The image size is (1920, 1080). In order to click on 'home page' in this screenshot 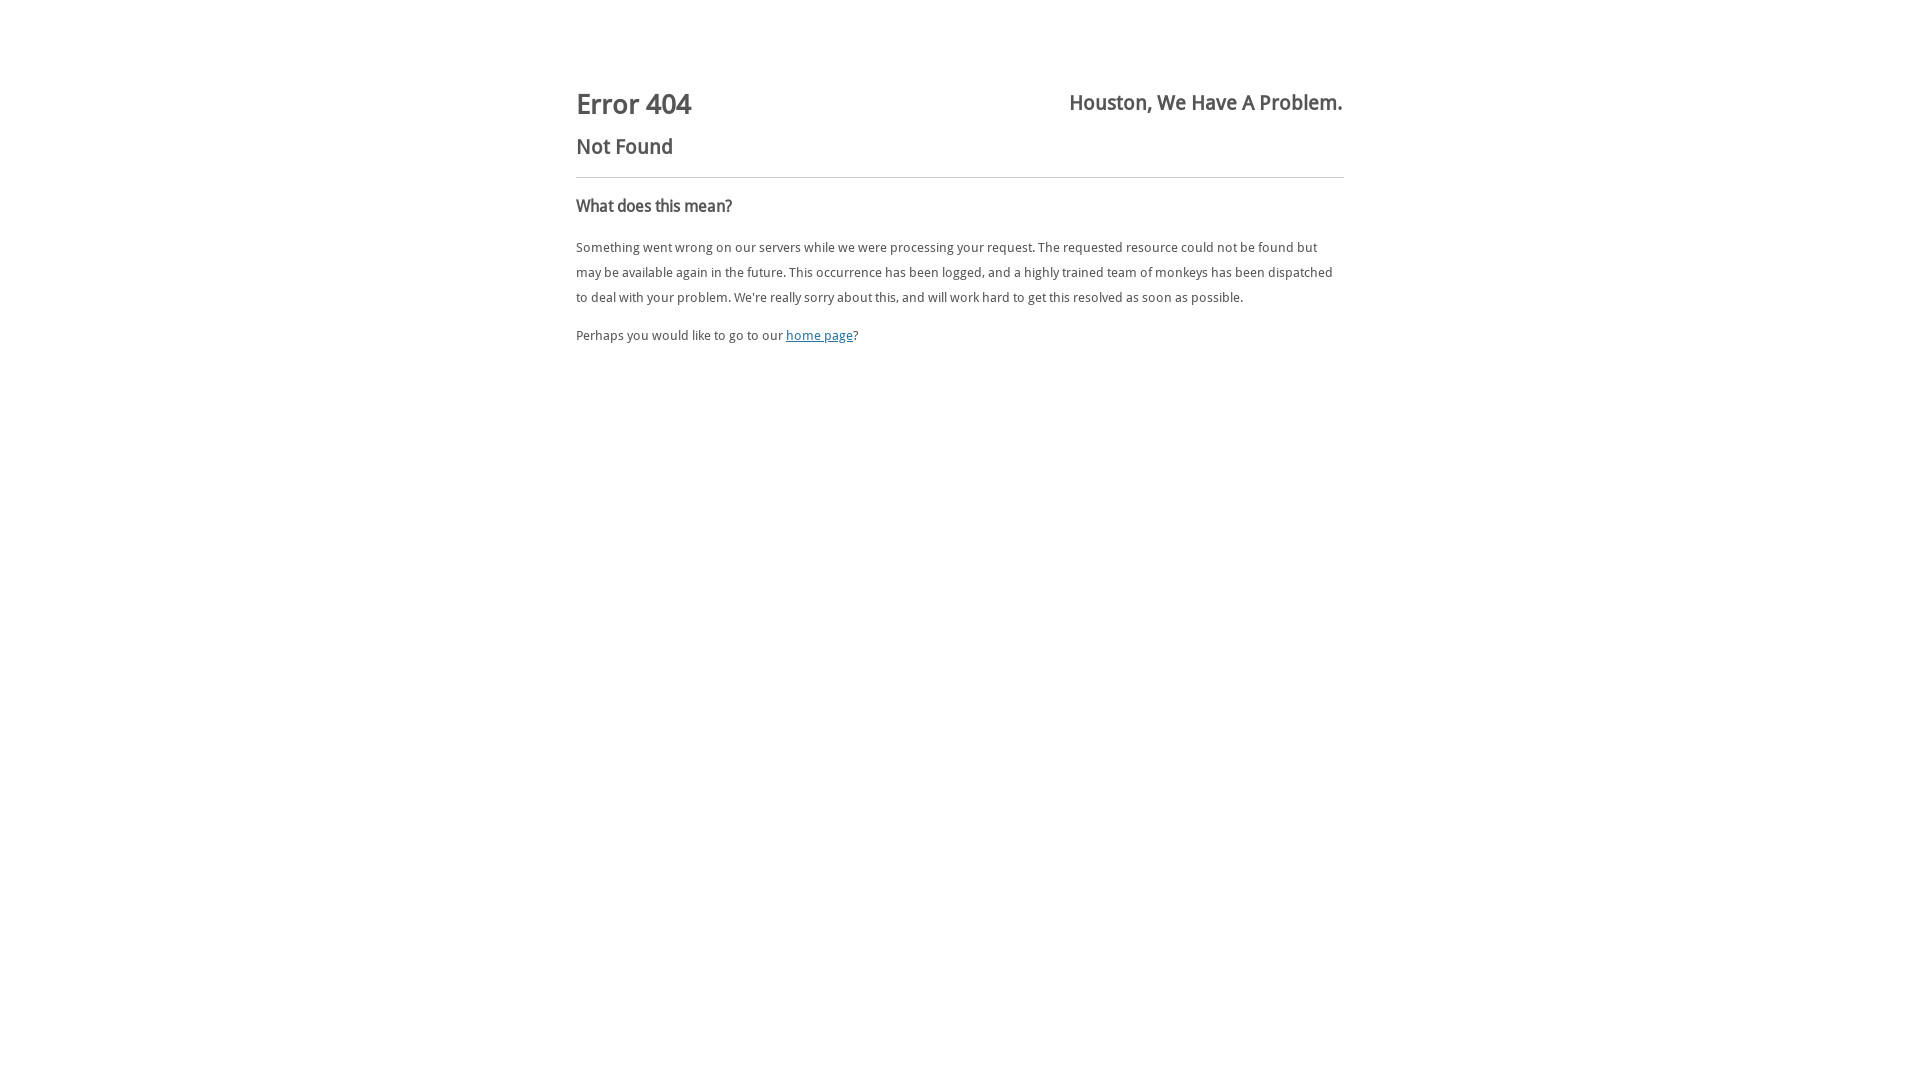, I will do `click(819, 334)`.